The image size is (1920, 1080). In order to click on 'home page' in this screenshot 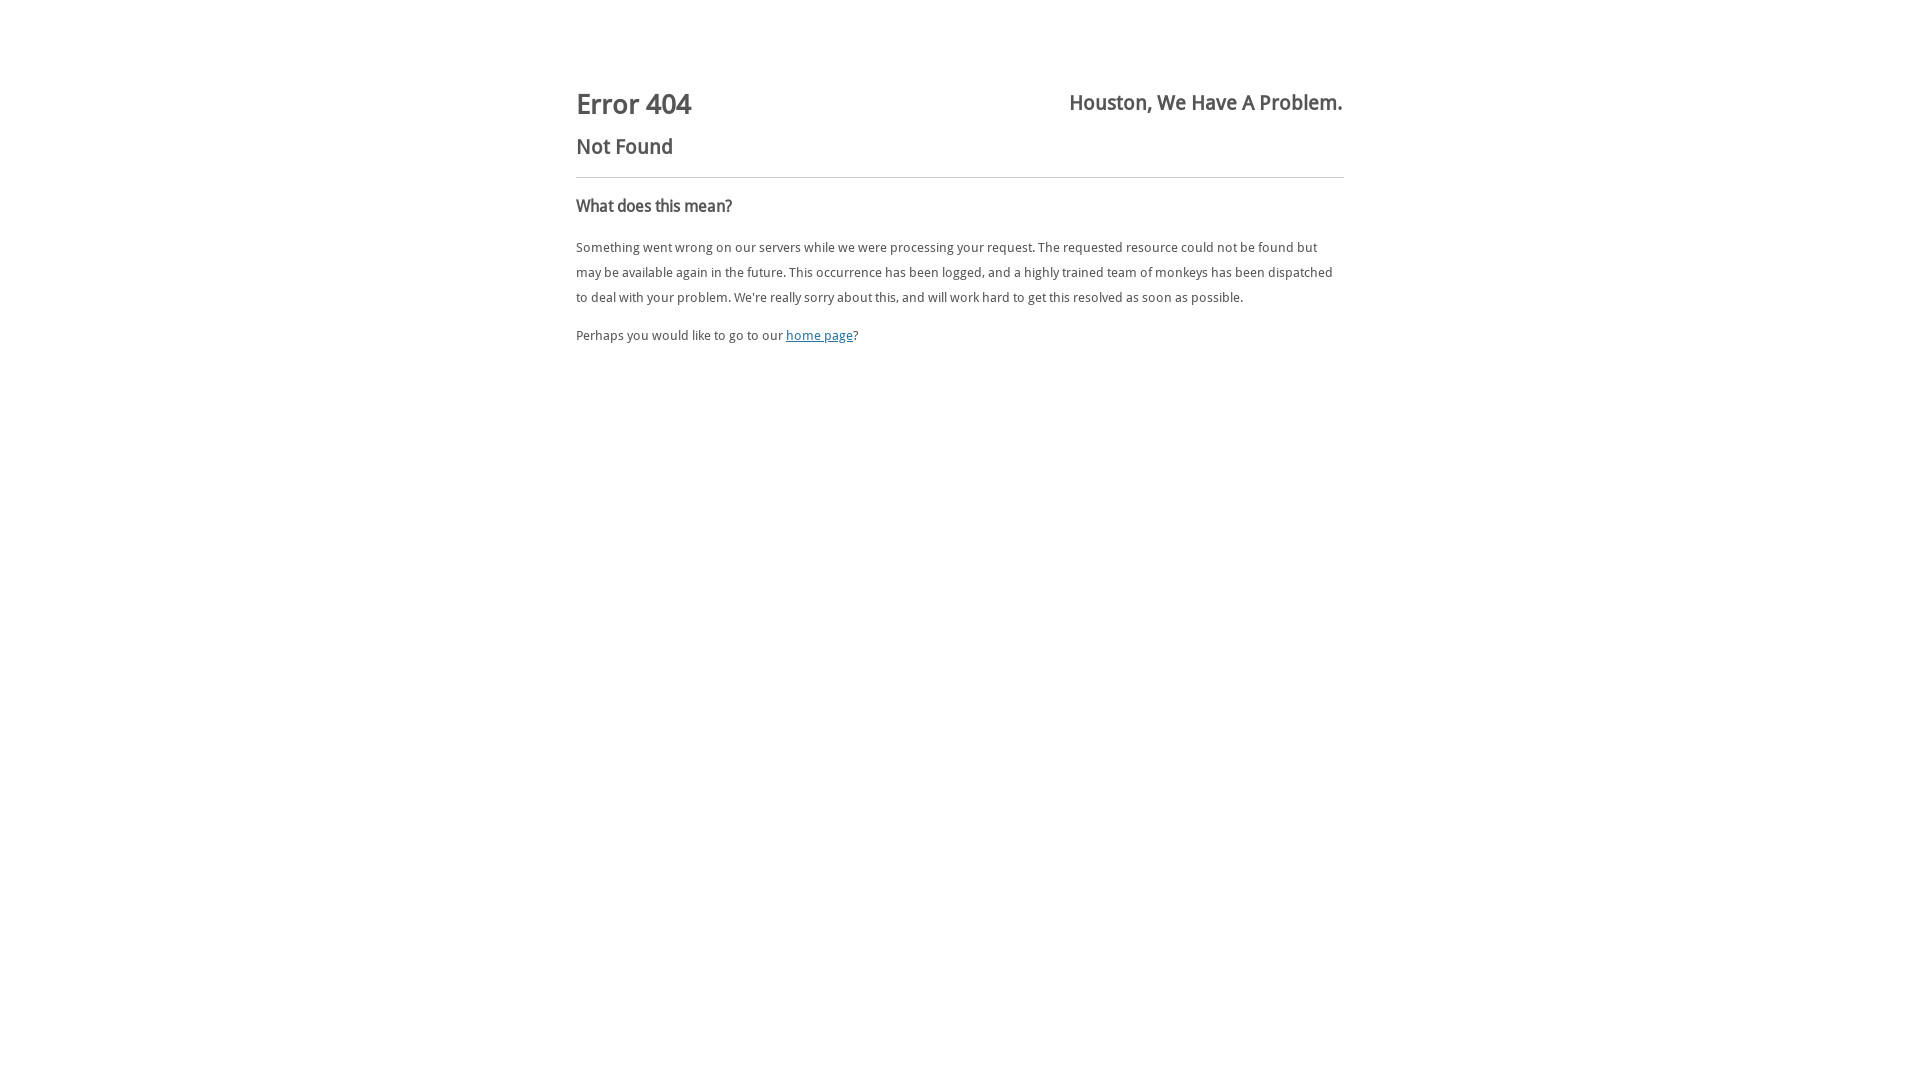, I will do `click(819, 334)`.